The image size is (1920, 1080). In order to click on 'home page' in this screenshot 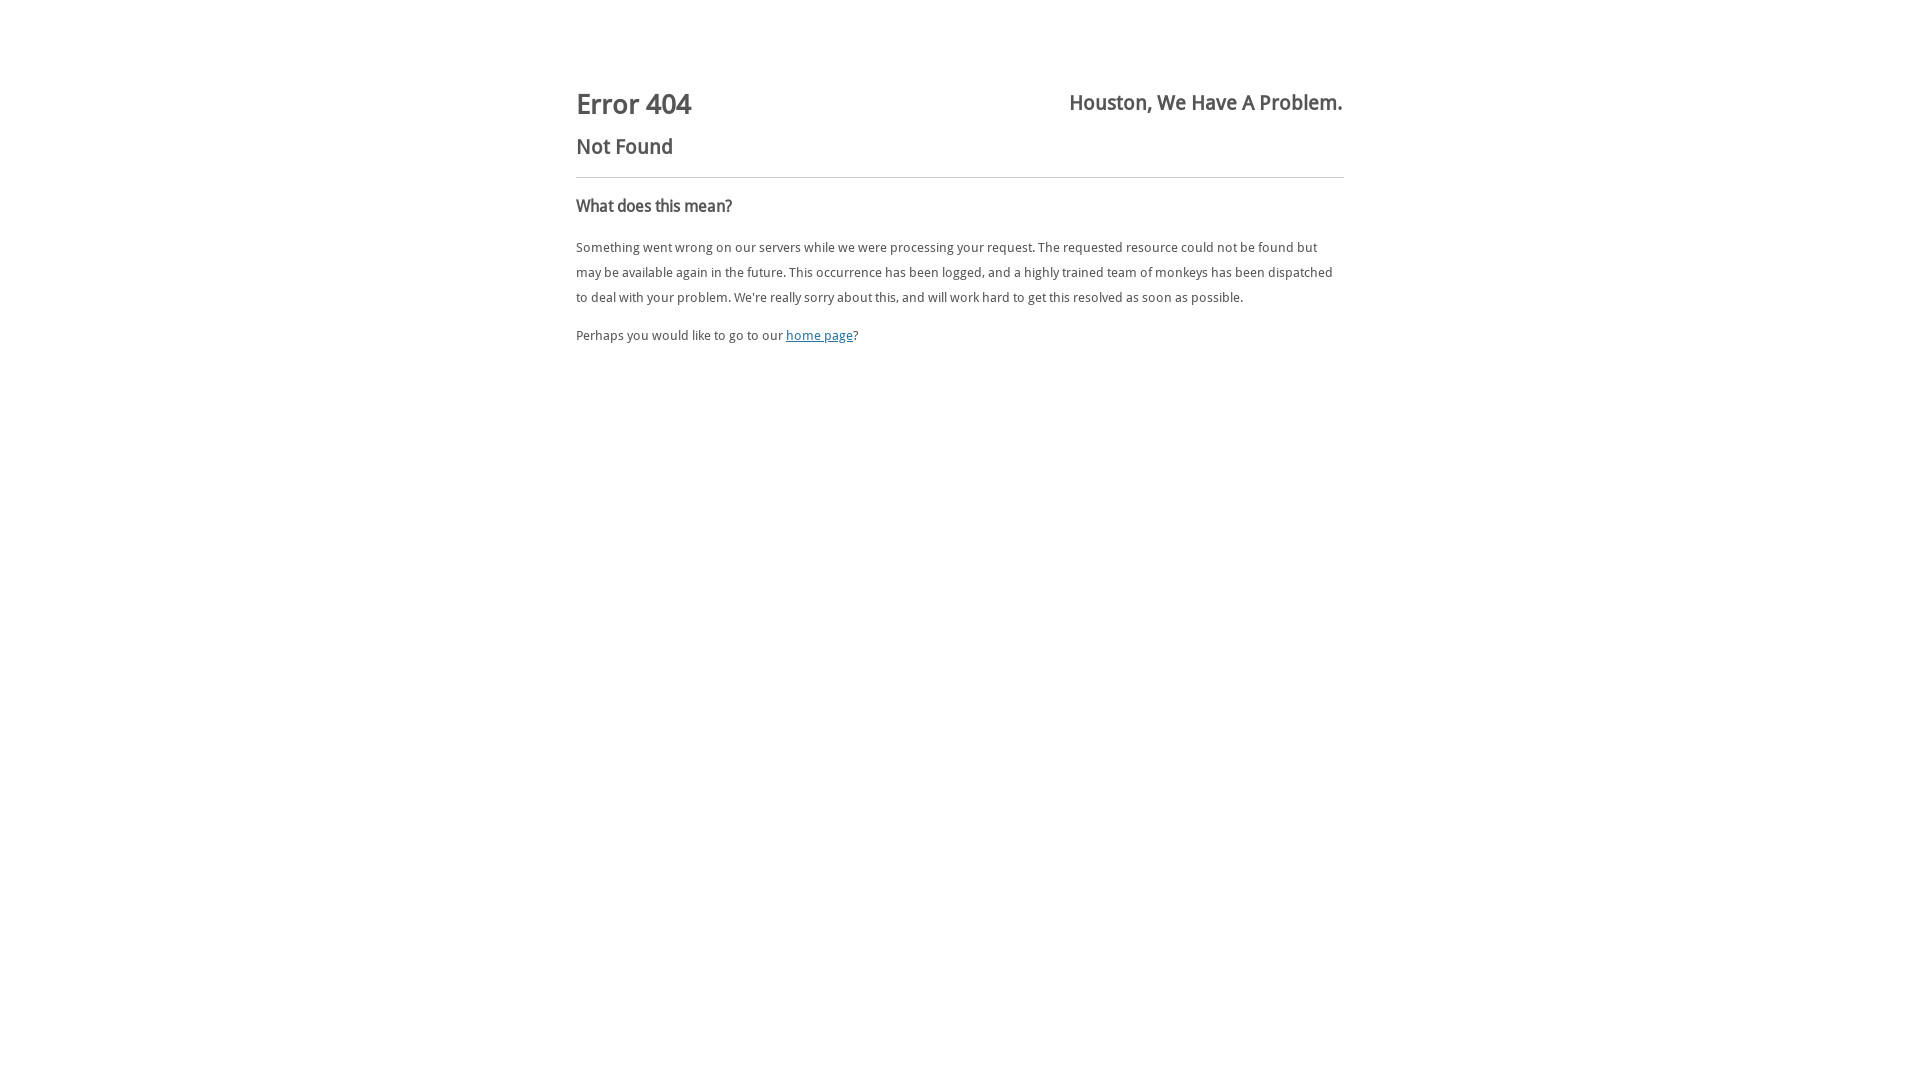, I will do `click(819, 334)`.